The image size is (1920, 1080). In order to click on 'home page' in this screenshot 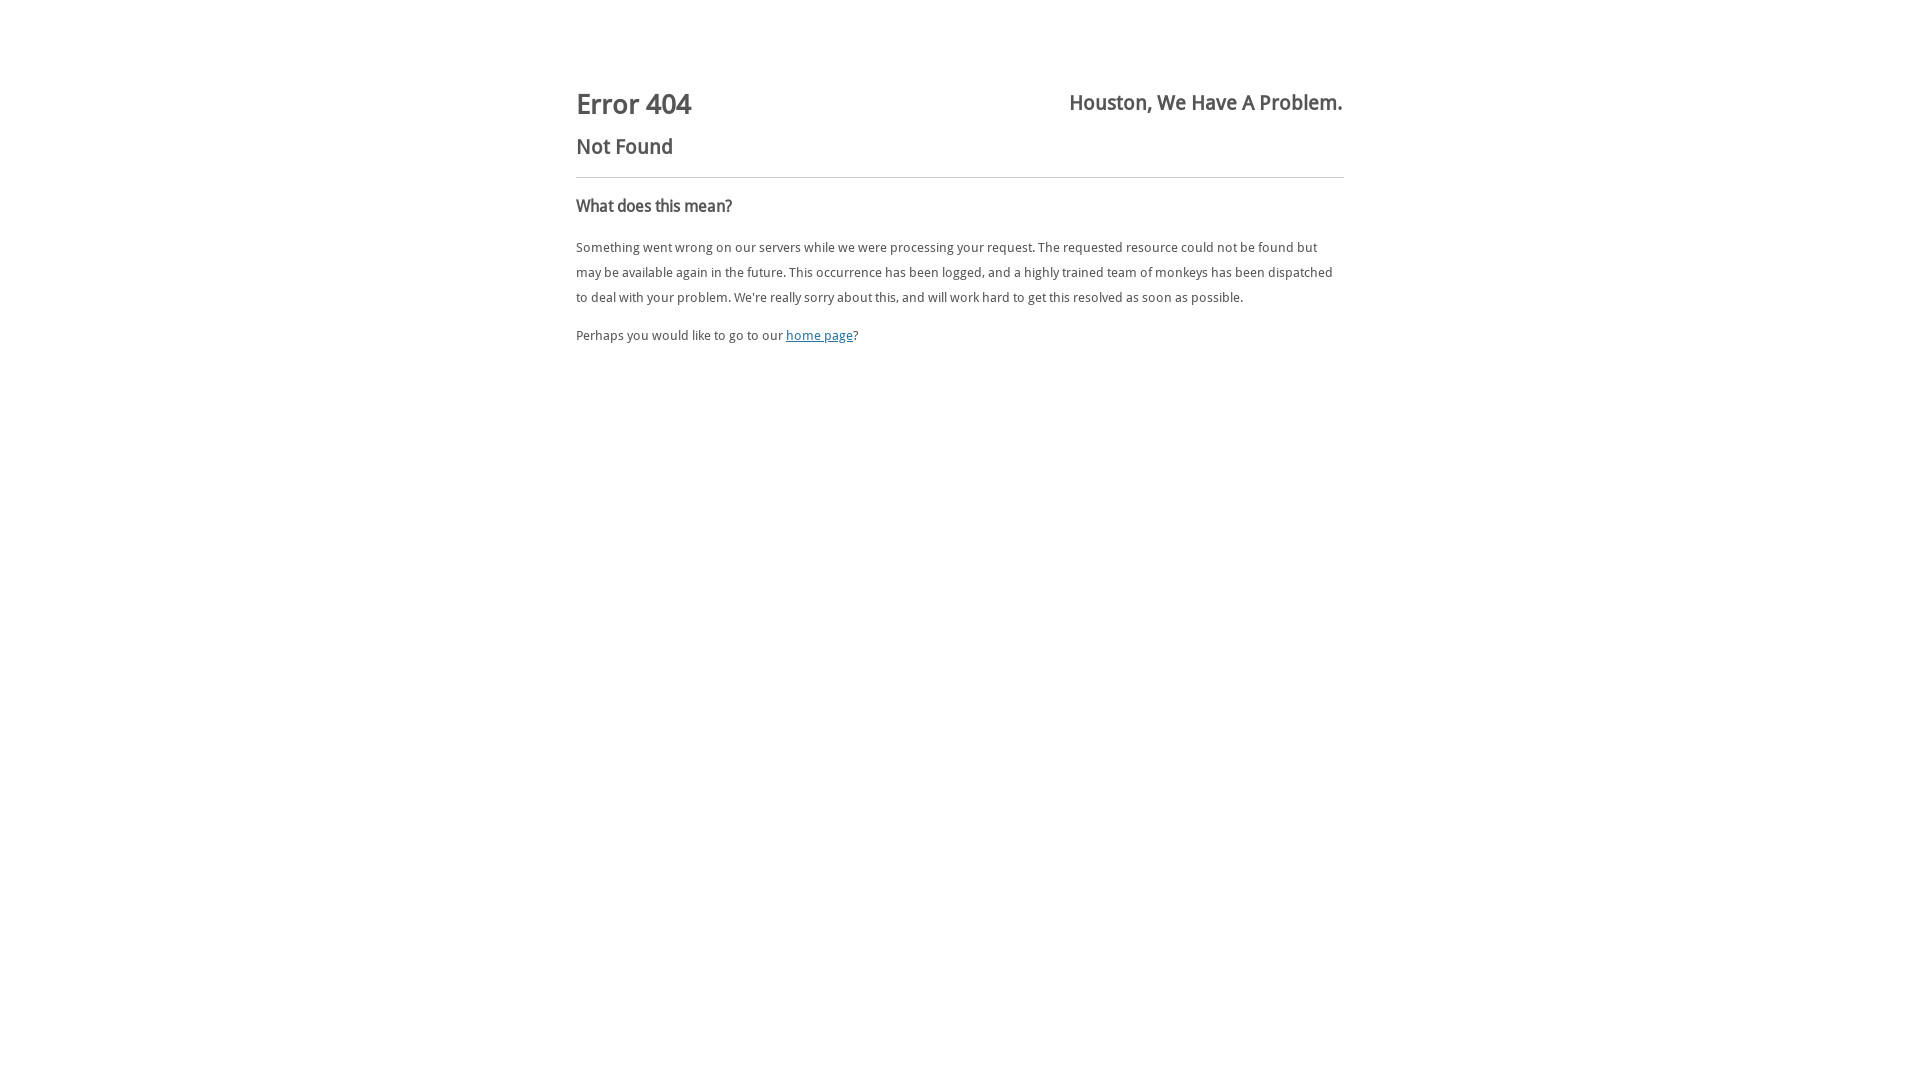, I will do `click(819, 334)`.